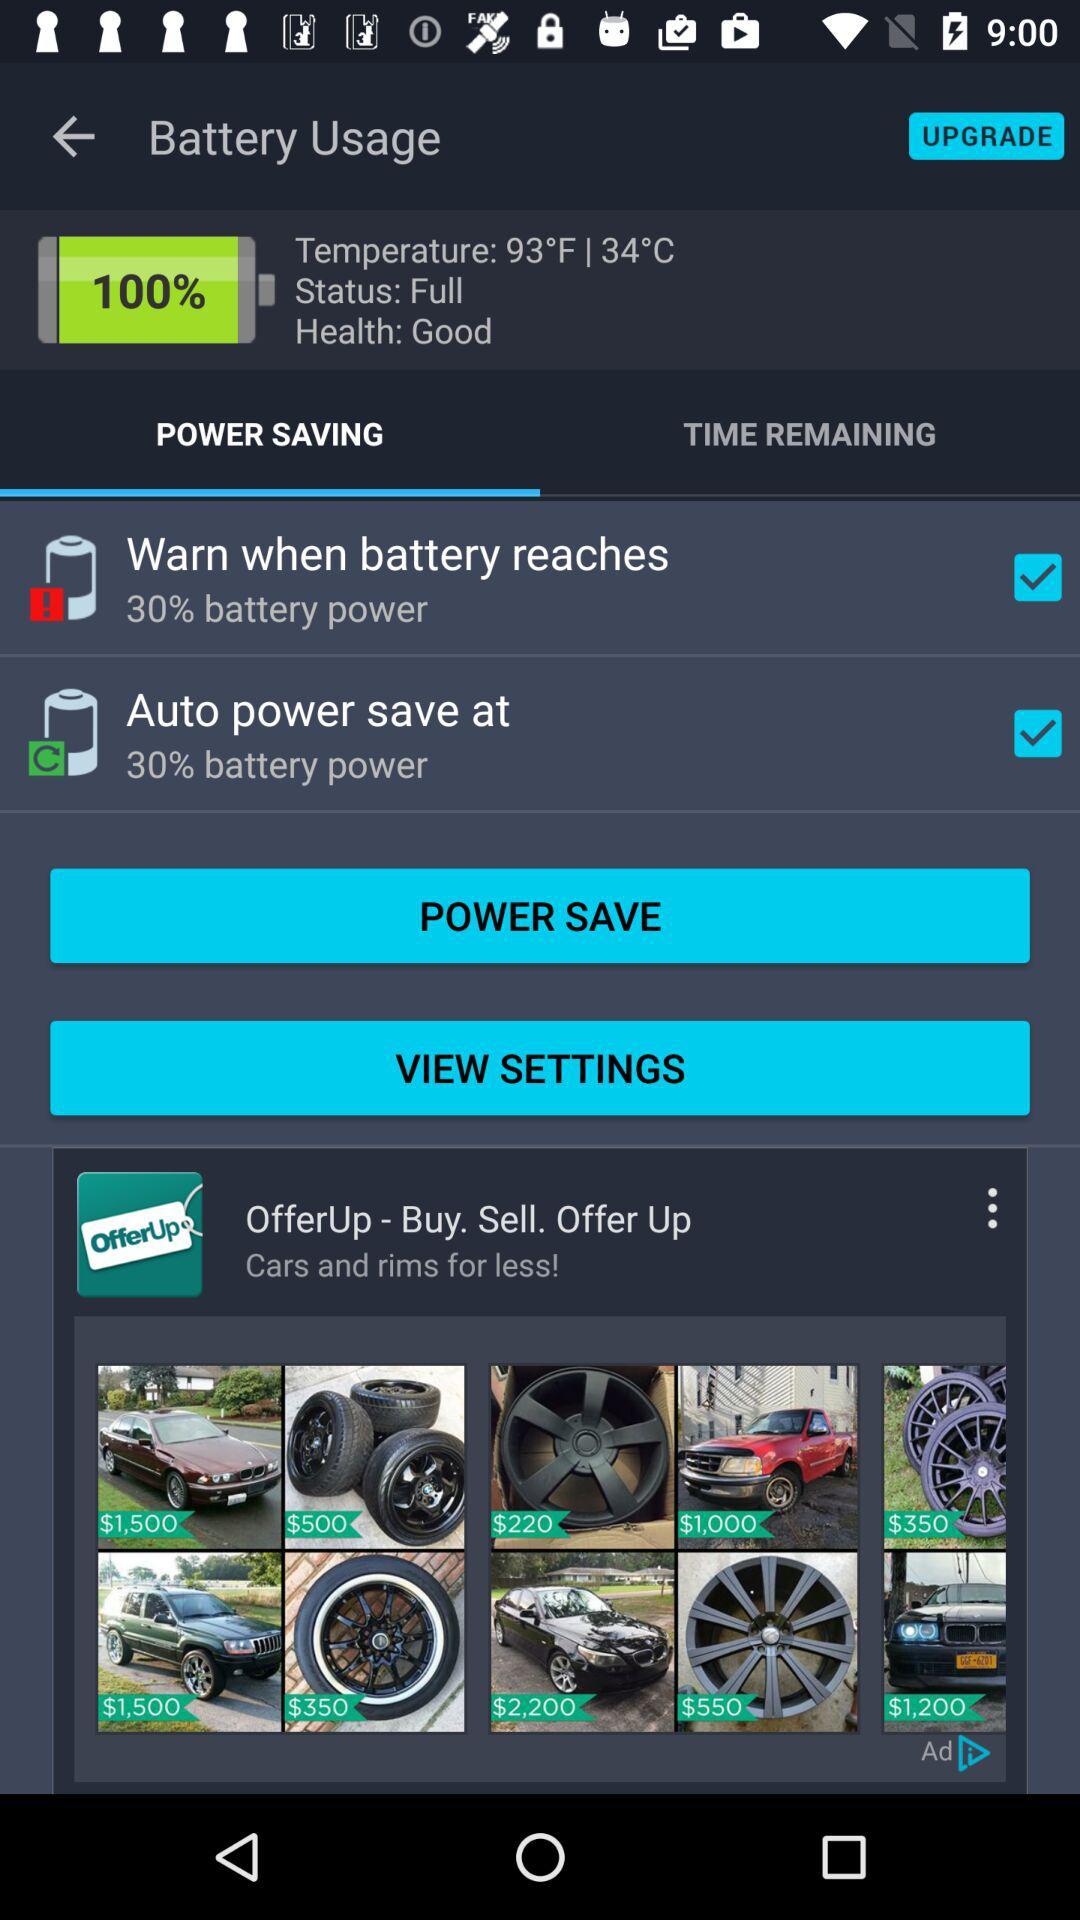  I want to click on warn when battery item, so click(397, 552).